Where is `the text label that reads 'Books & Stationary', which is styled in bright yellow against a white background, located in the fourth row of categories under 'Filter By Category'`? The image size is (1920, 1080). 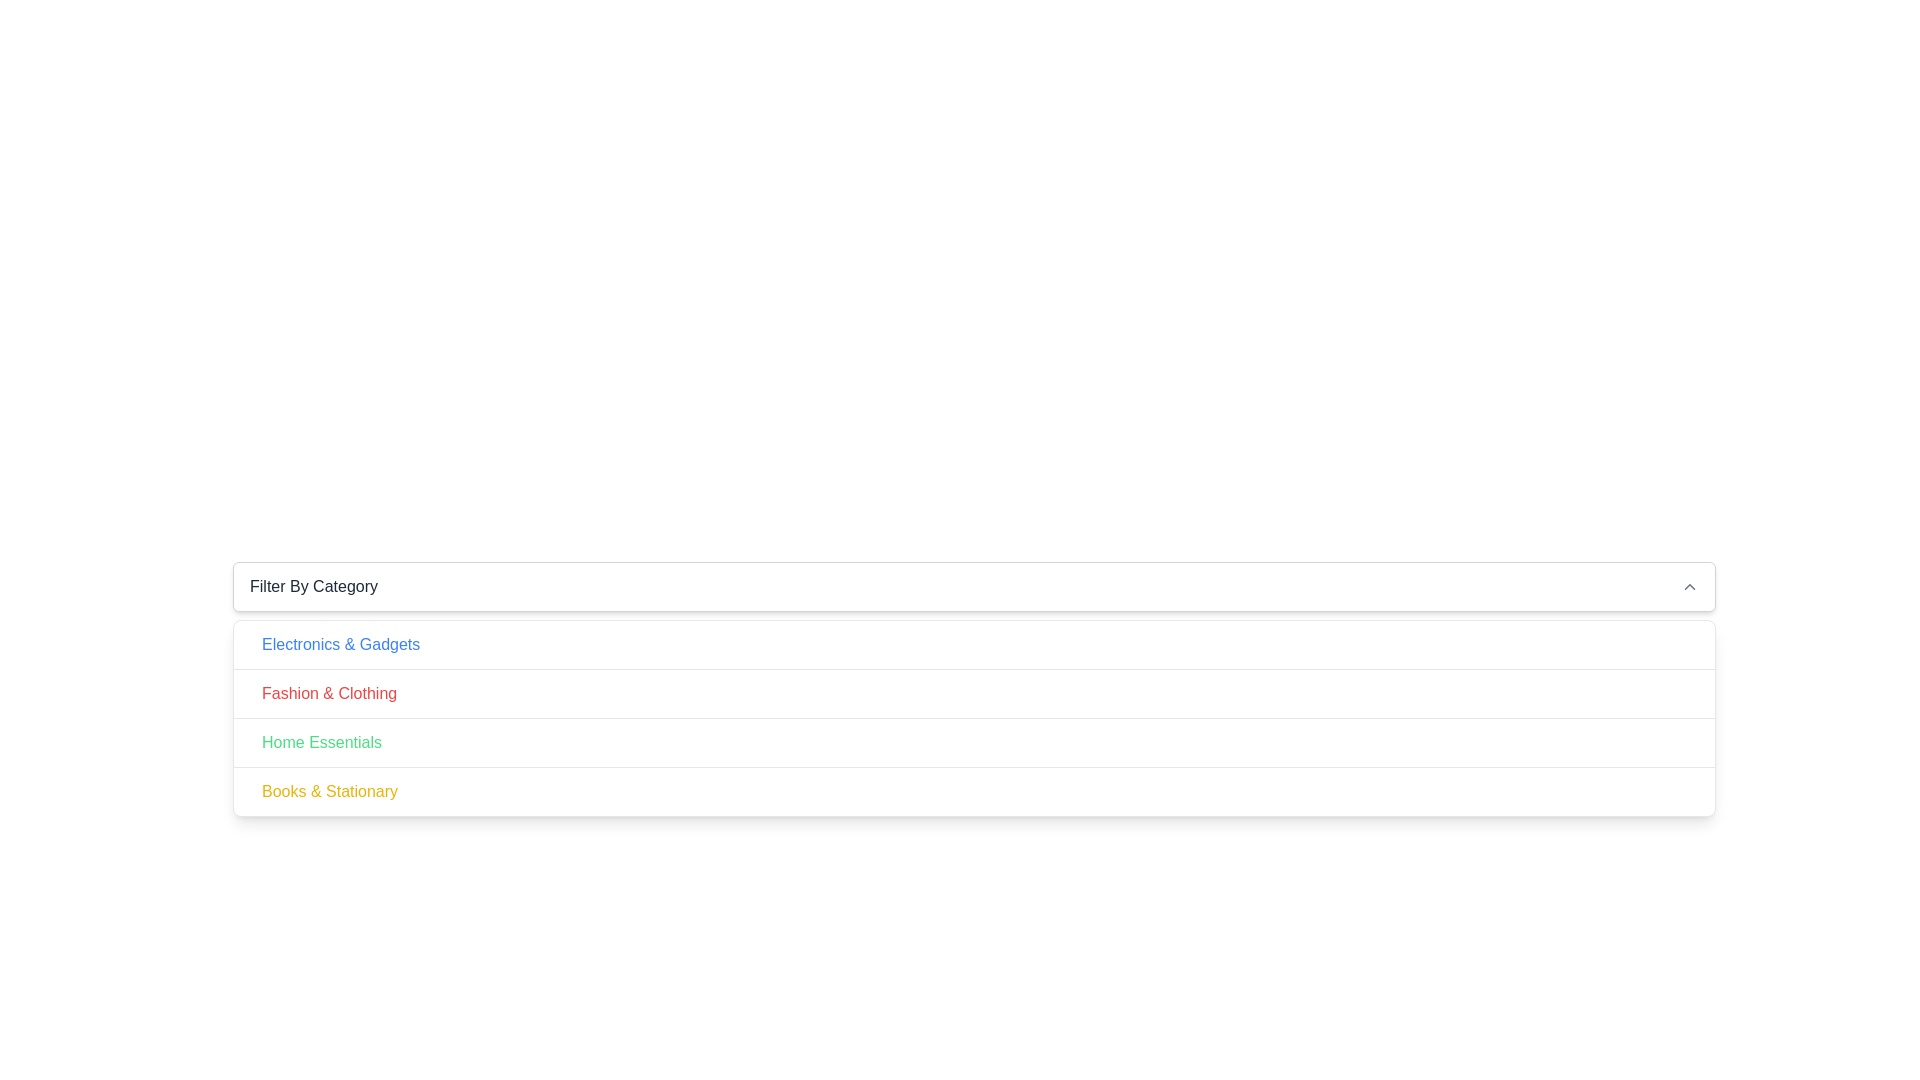
the text label that reads 'Books & Stationary', which is styled in bright yellow against a white background, located in the fourth row of categories under 'Filter By Category' is located at coordinates (330, 790).